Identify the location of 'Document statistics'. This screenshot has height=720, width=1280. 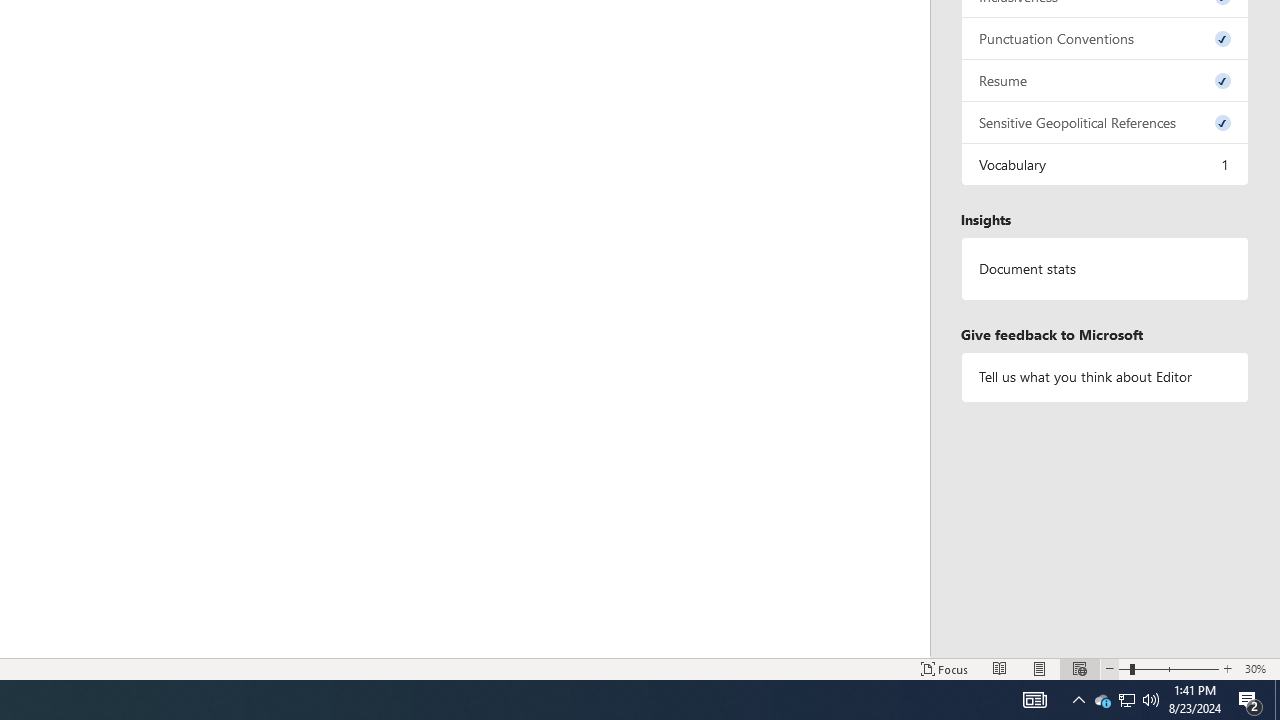
(1104, 268).